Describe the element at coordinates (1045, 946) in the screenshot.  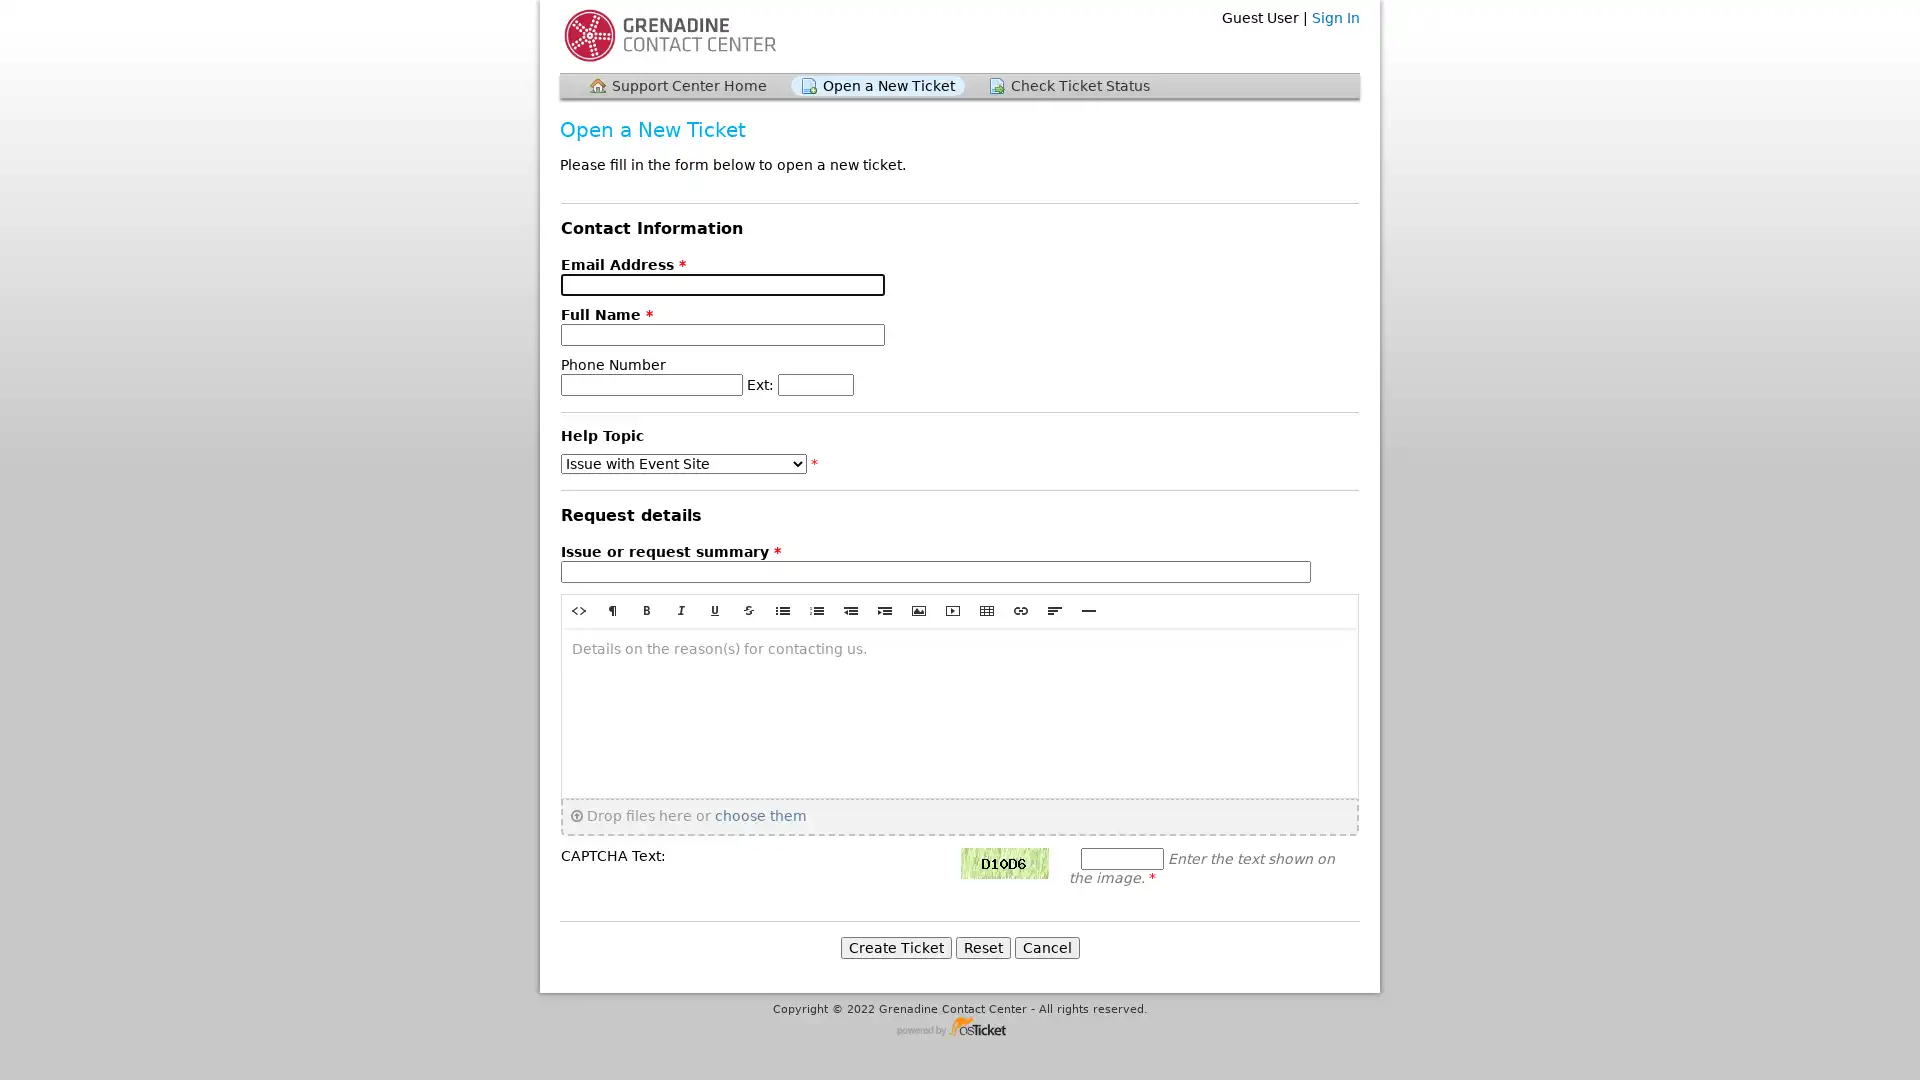
I see `Cancel` at that location.